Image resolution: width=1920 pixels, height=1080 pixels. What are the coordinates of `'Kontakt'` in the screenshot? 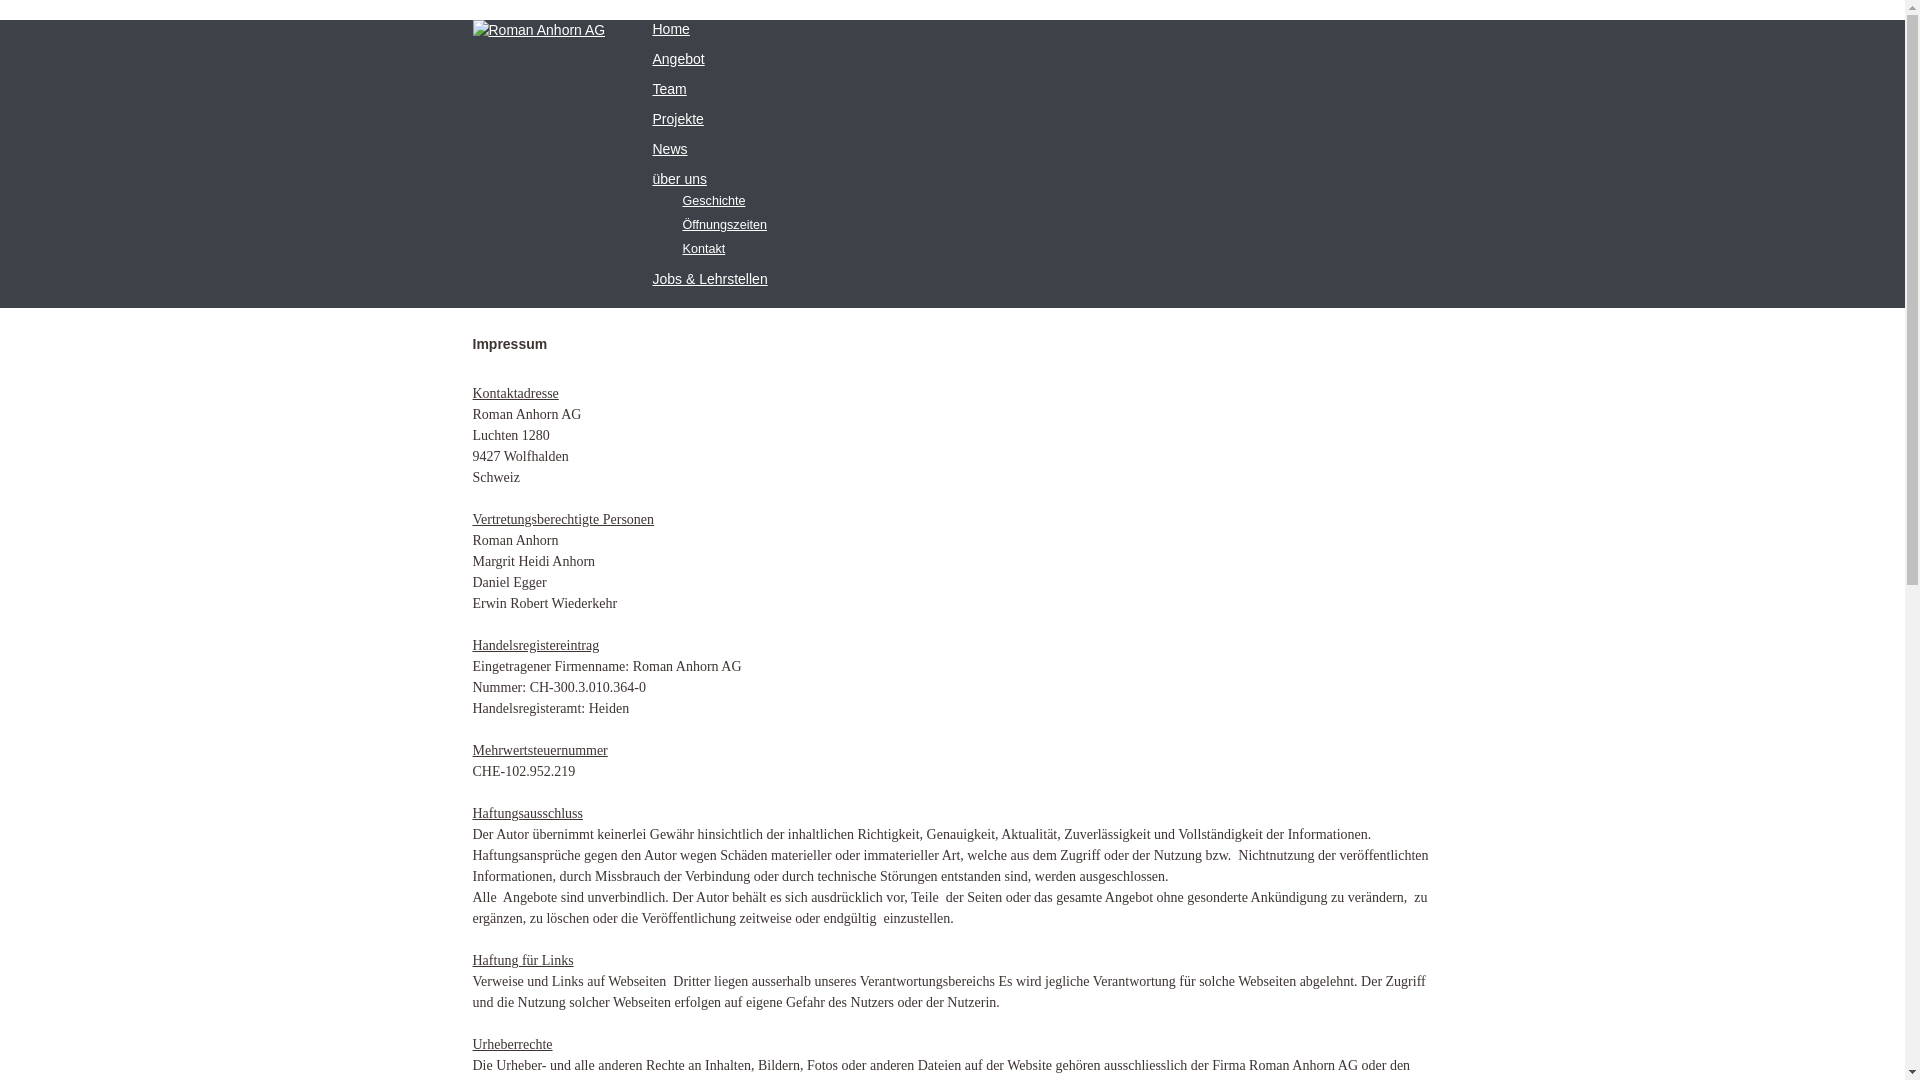 It's located at (703, 248).